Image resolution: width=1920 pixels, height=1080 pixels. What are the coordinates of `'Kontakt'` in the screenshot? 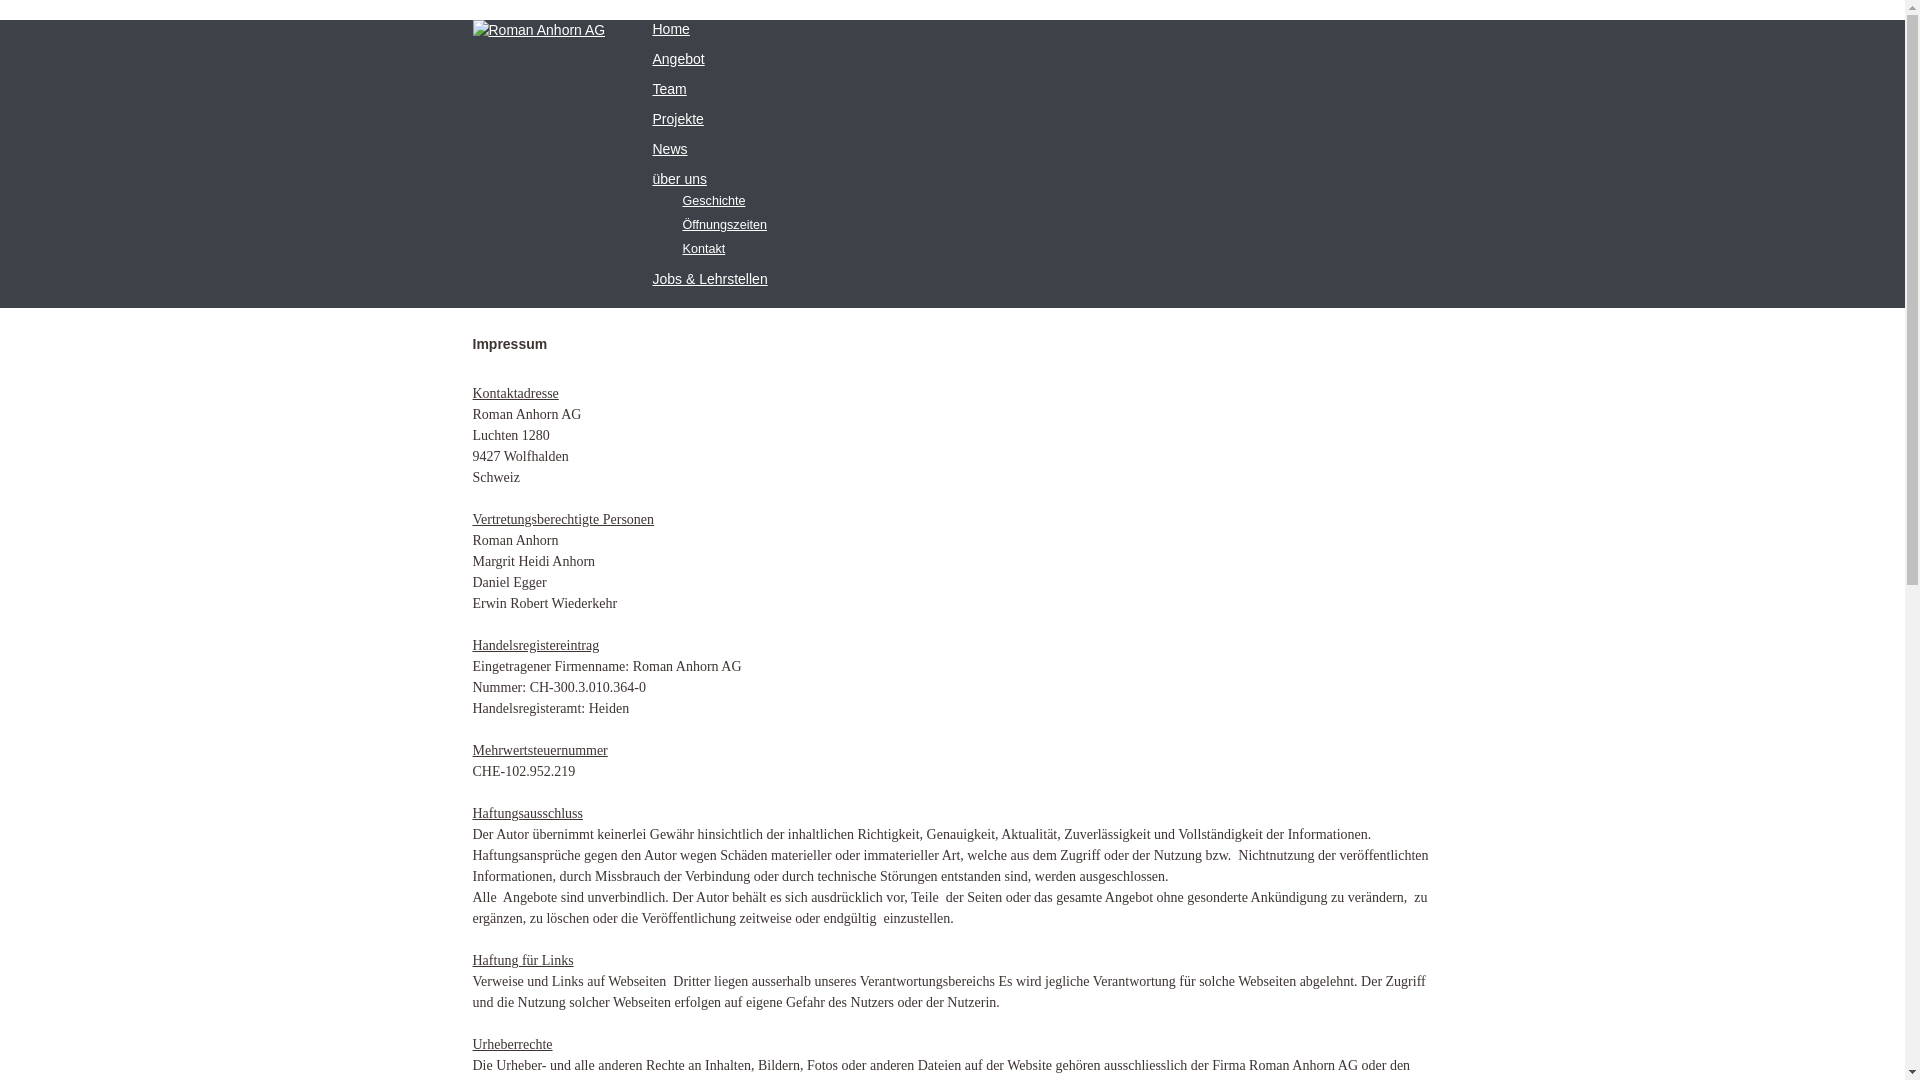 It's located at (703, 248).